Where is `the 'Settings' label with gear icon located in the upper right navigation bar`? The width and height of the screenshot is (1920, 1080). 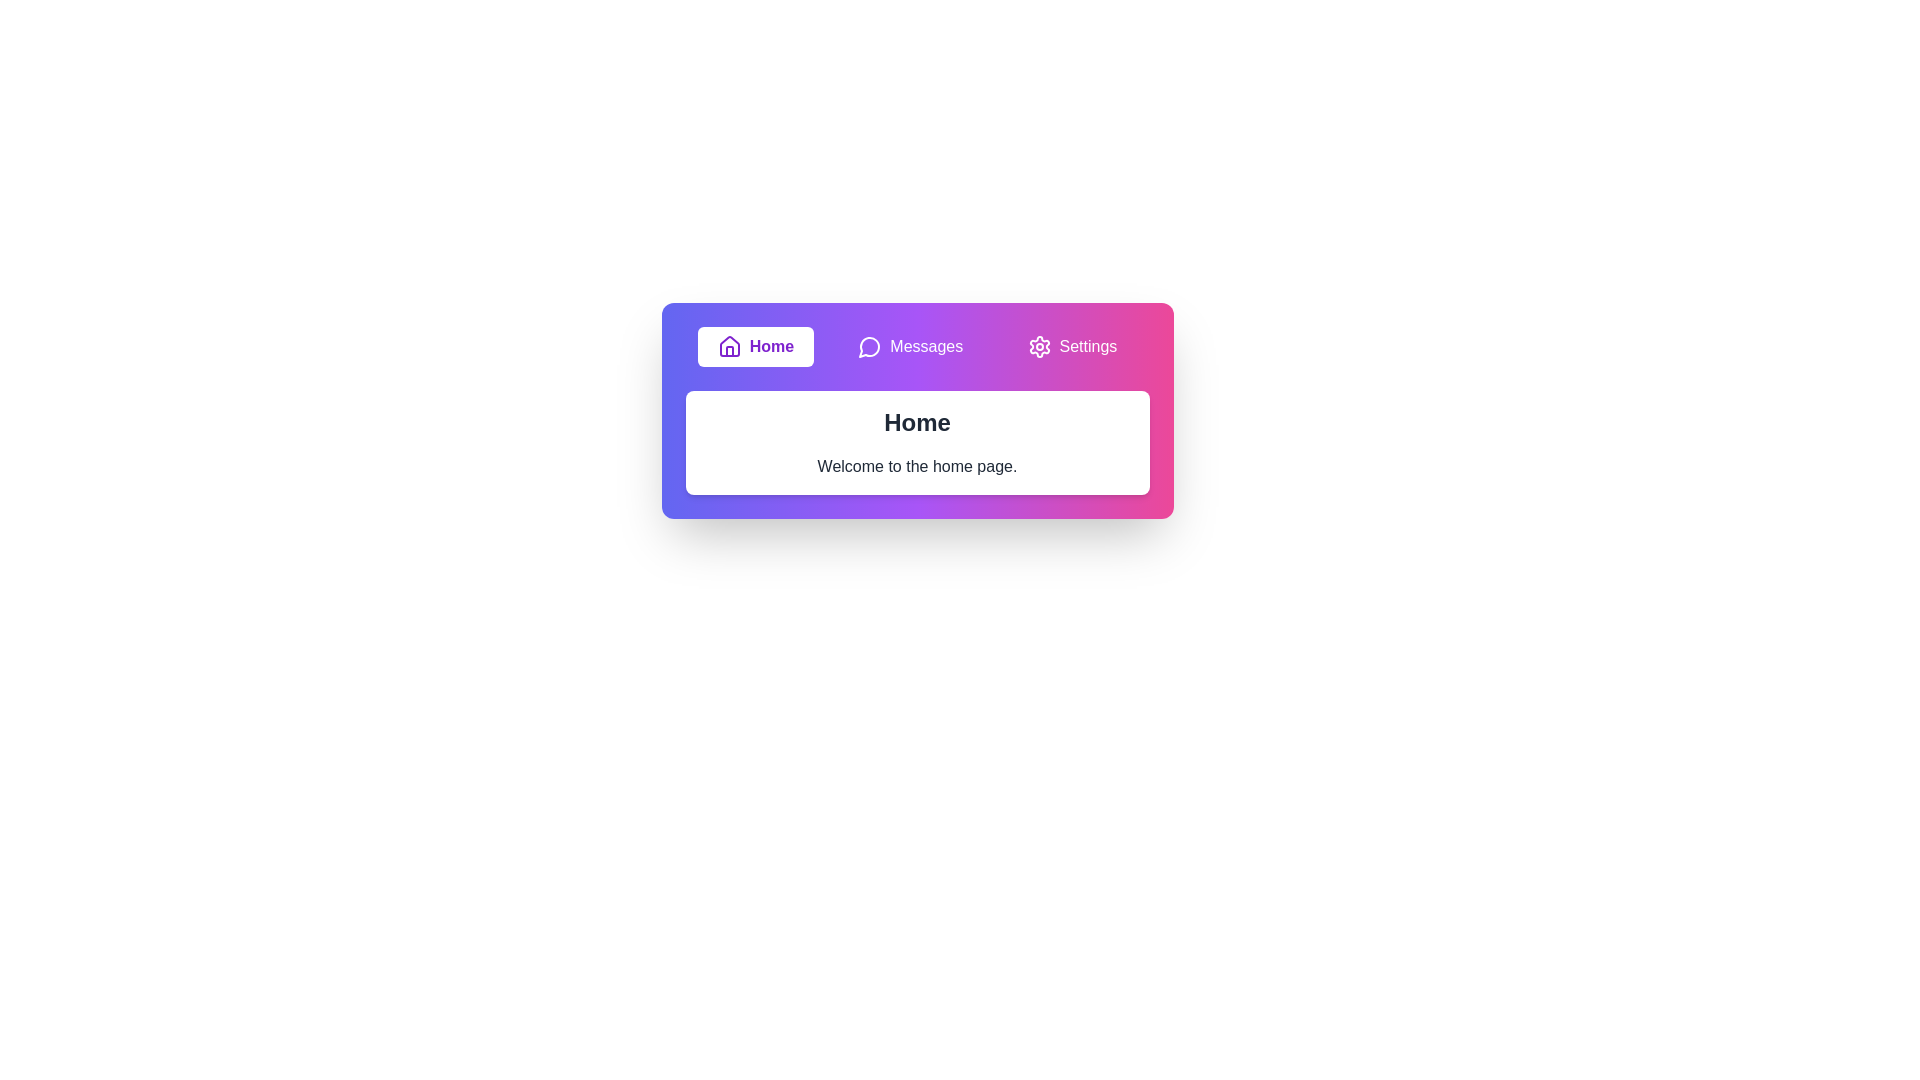
the 'Settings' label with gear icon located in the upper right navigation bar is located at coordinates (1071, 346).